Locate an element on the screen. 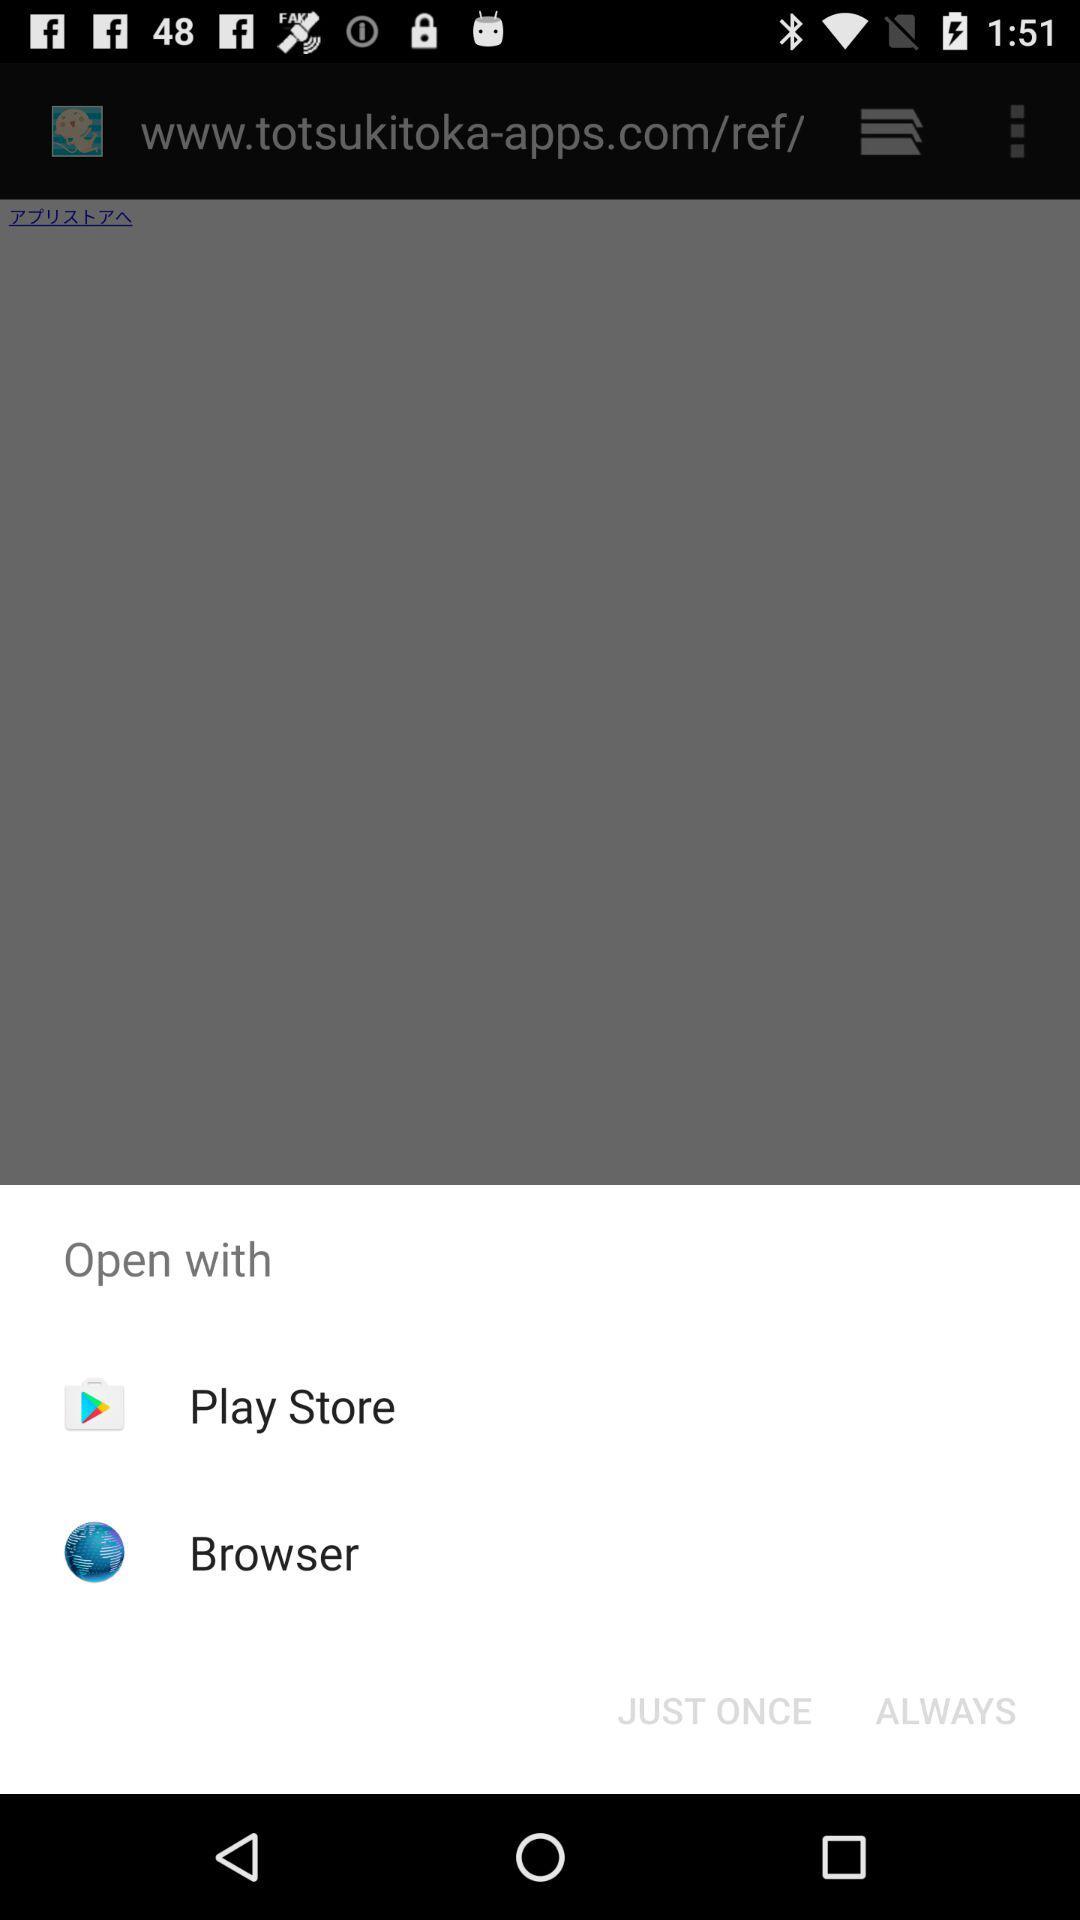 Image resolution: width=1080 pixels, height=1920 pixels. just once is located at coordinates (713, 1708).